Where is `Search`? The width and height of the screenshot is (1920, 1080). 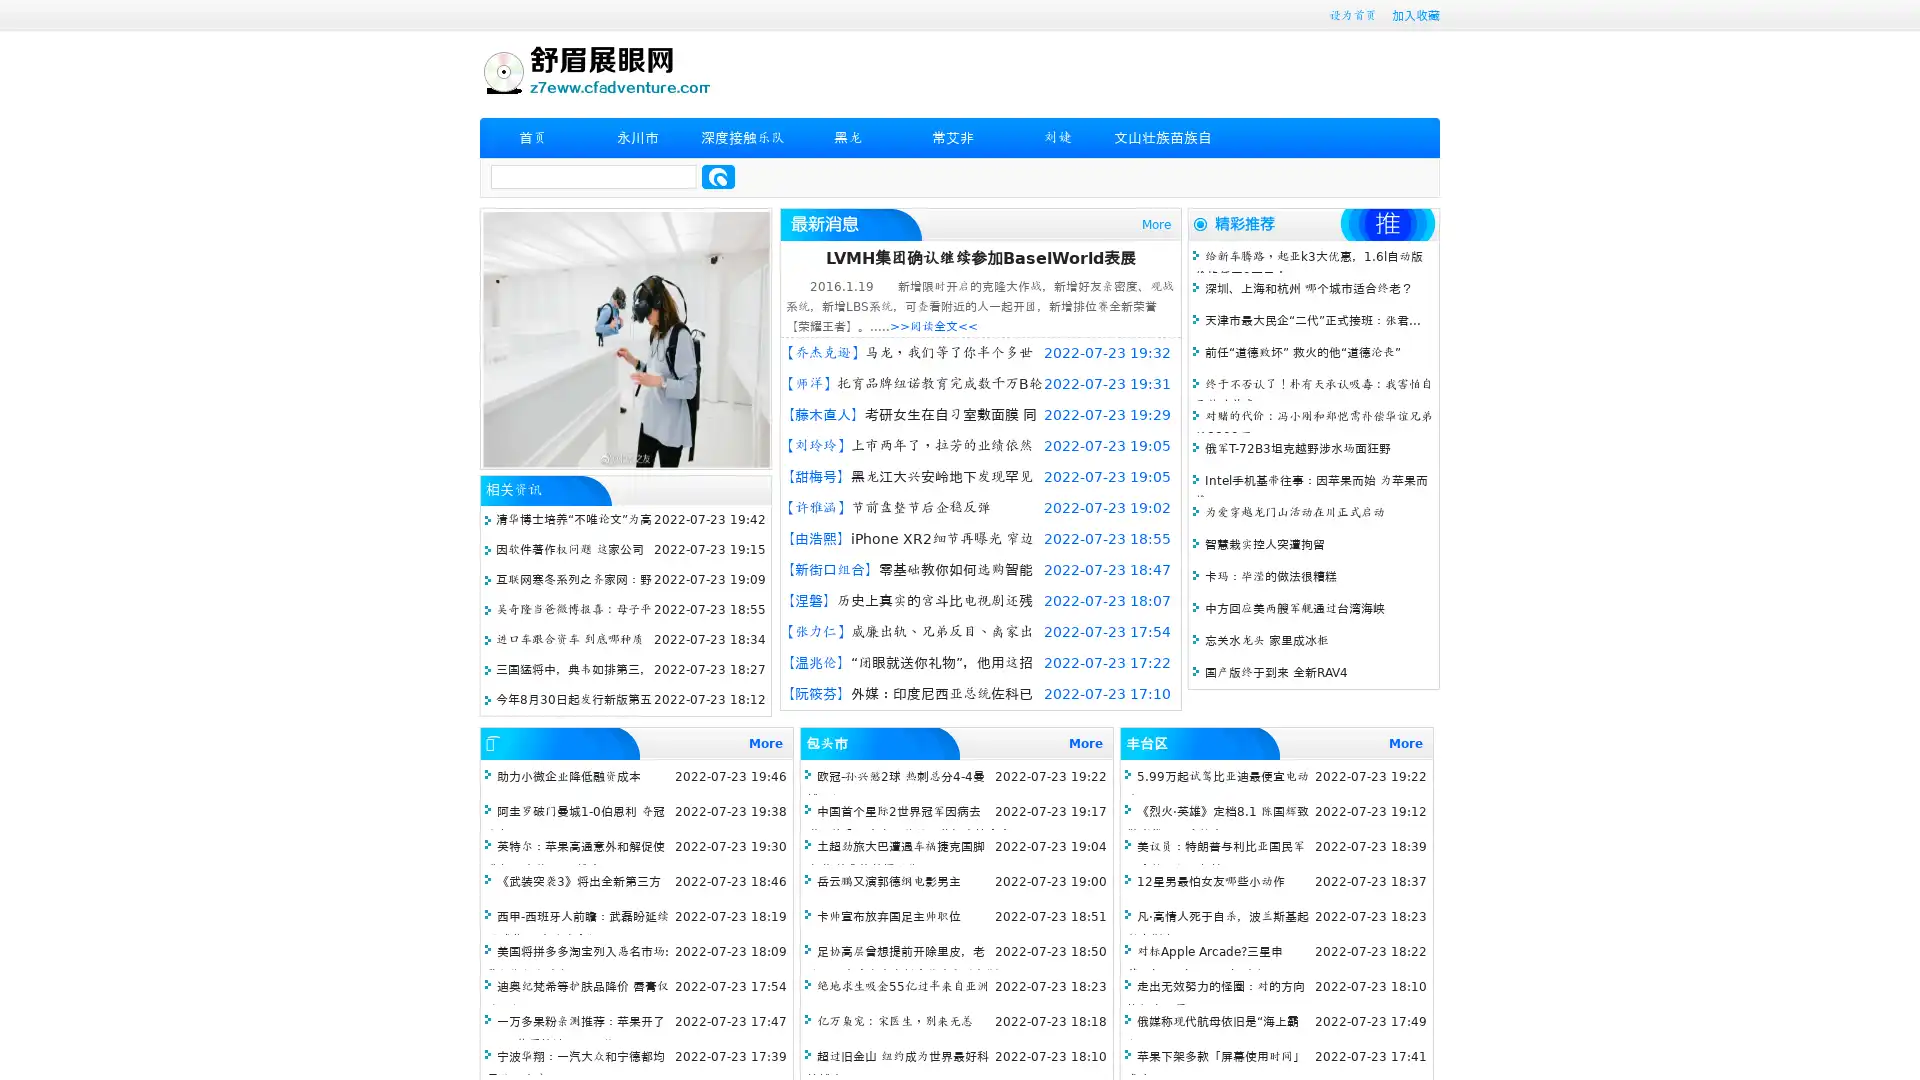
Search is located at coordinates (718, 176).